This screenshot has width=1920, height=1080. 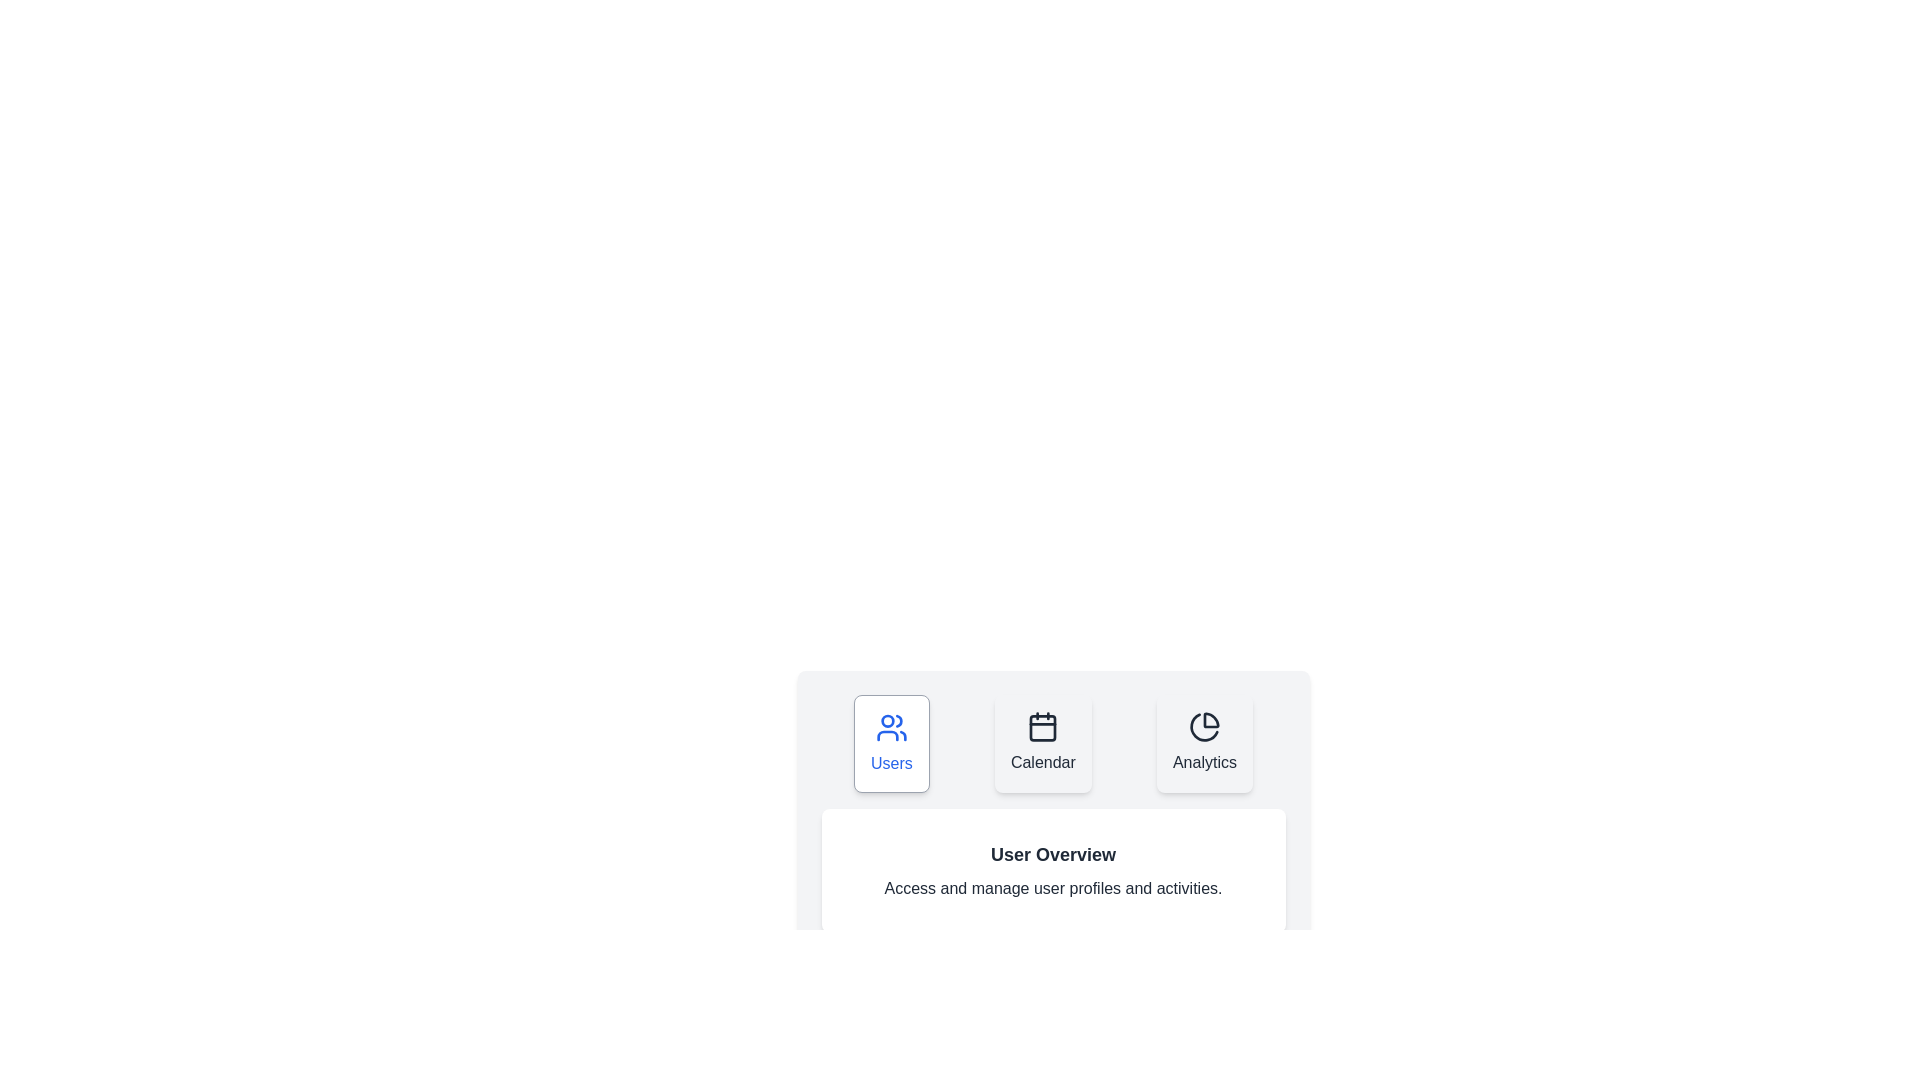 I want to click on the navigation label for the calendar feature, which is positioned below a calendar icon and between 'Users' and 'Analytics' in the interactive block, so click(x=1042, y=763).